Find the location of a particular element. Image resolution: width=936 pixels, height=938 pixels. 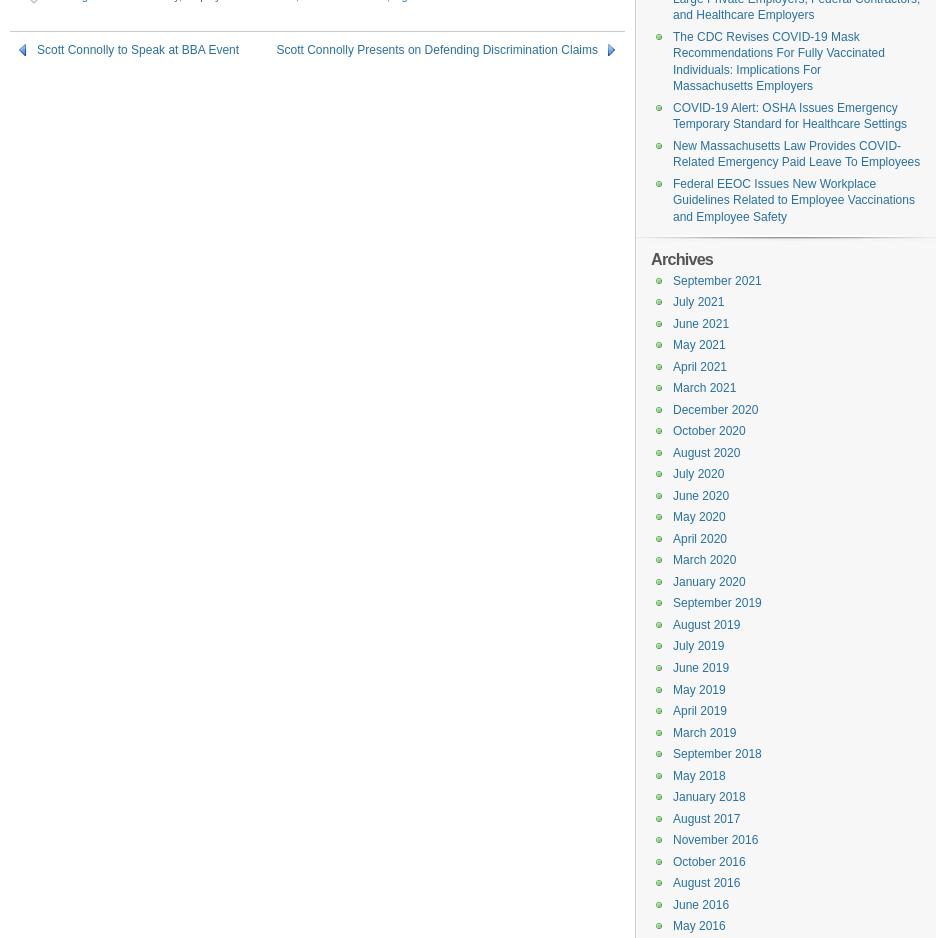

'April 2021' is located at coordinates (700, 366).